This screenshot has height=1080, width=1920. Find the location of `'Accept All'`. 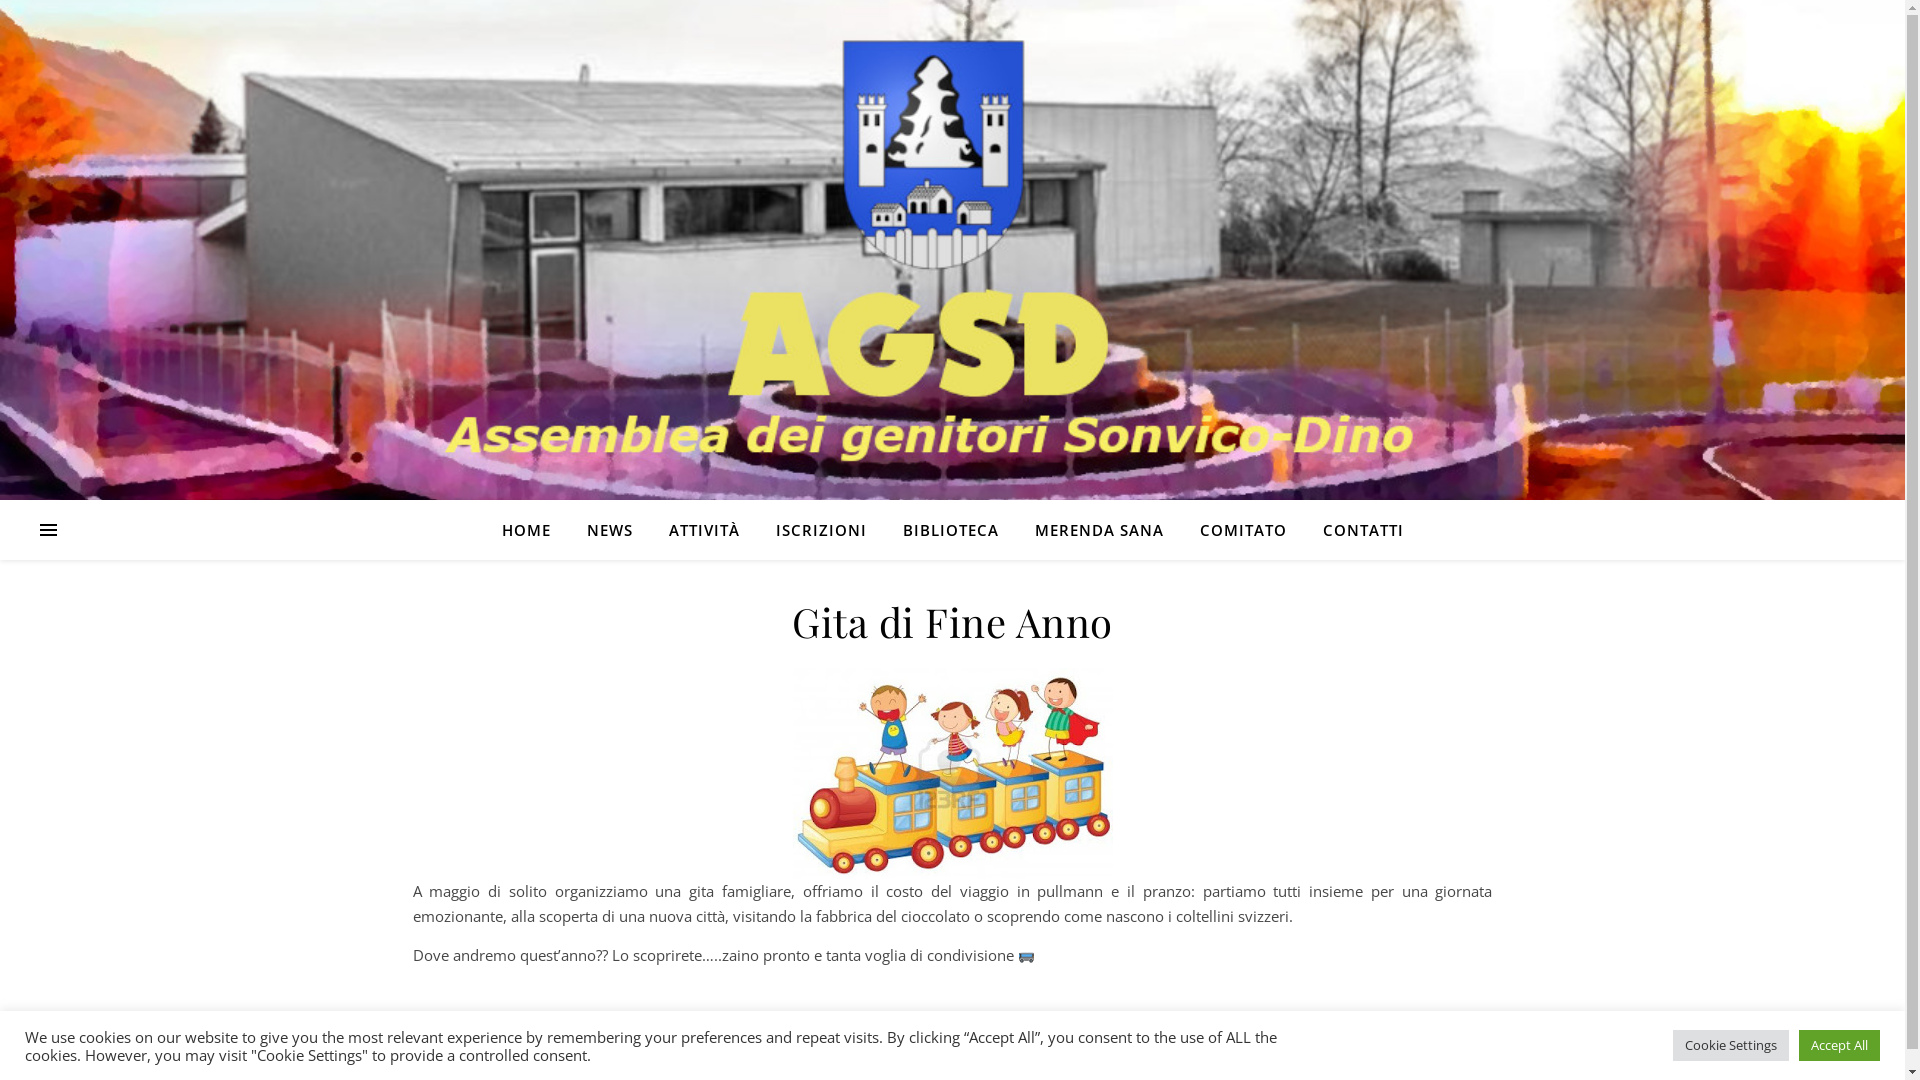

'Accept All' is located at coordinates (1839, 1044).